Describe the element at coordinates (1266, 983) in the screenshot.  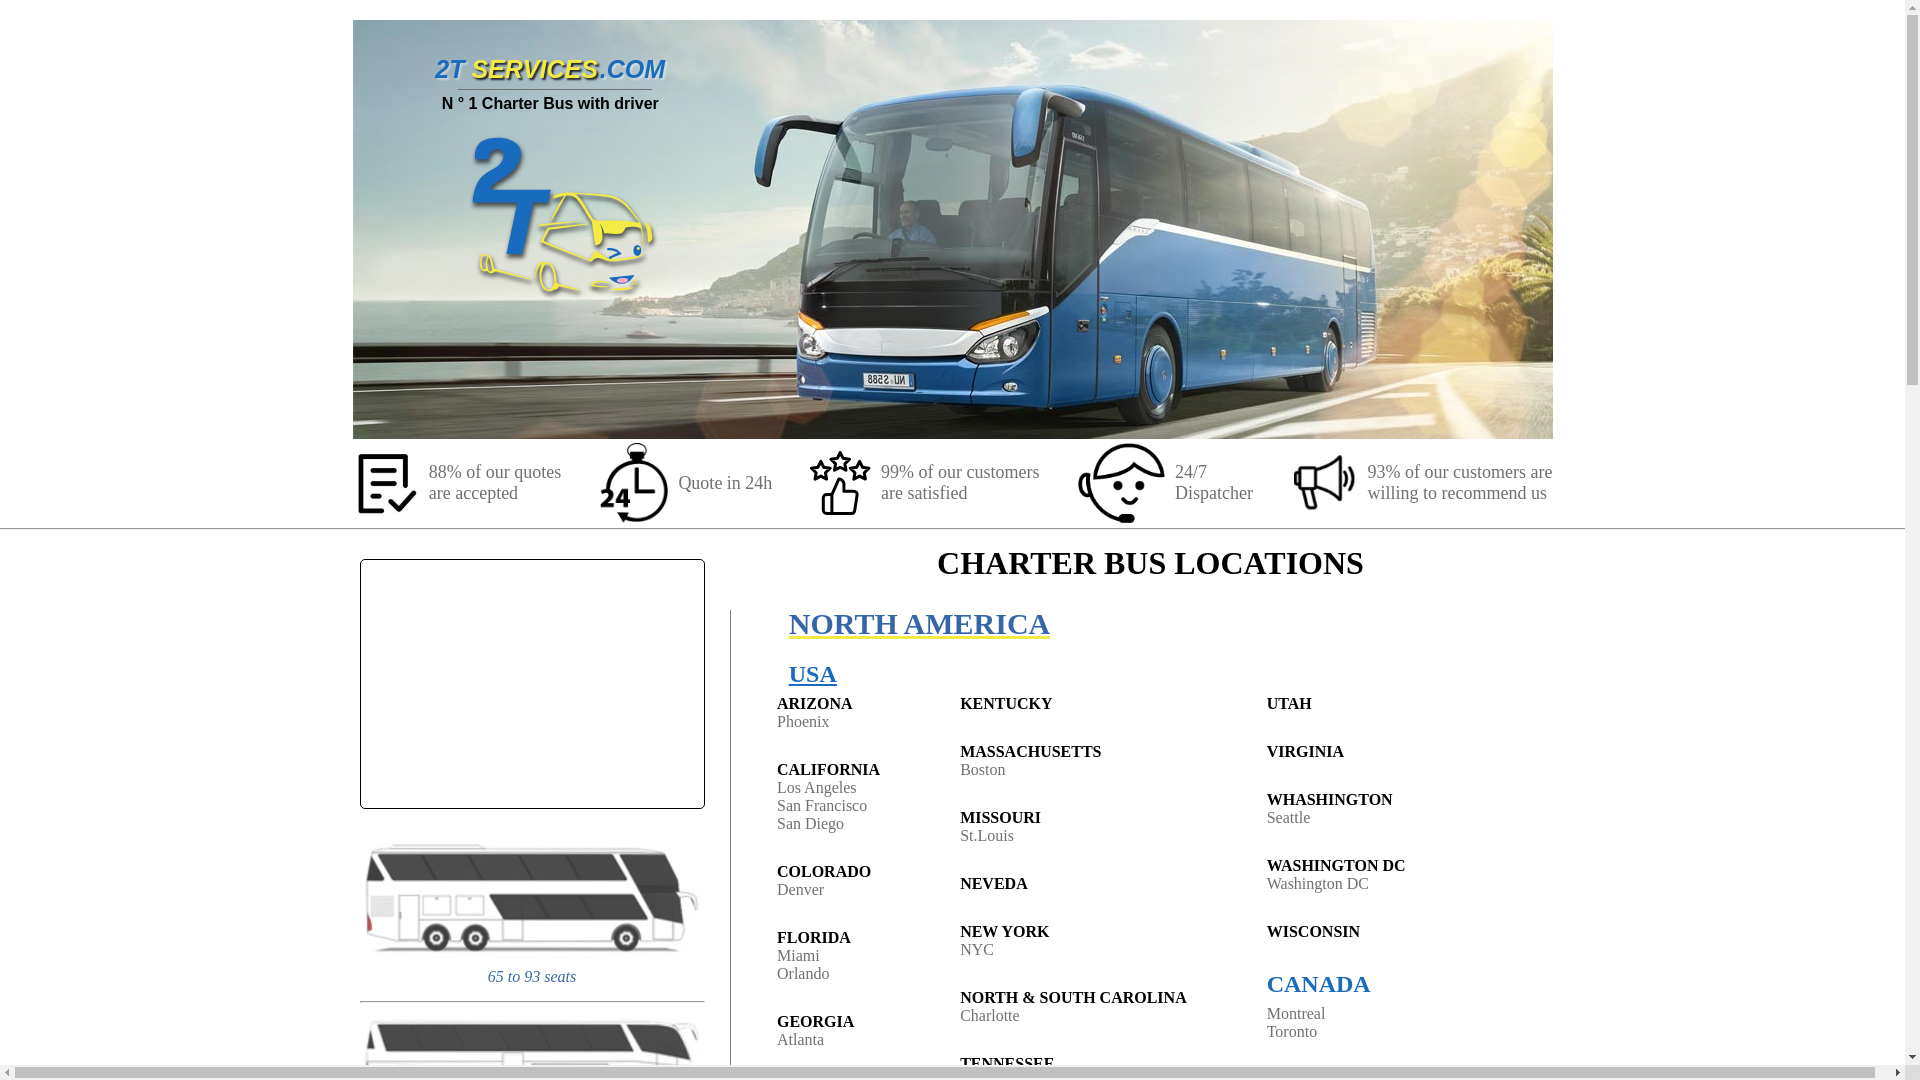
I see `'CANADA'` at that location.